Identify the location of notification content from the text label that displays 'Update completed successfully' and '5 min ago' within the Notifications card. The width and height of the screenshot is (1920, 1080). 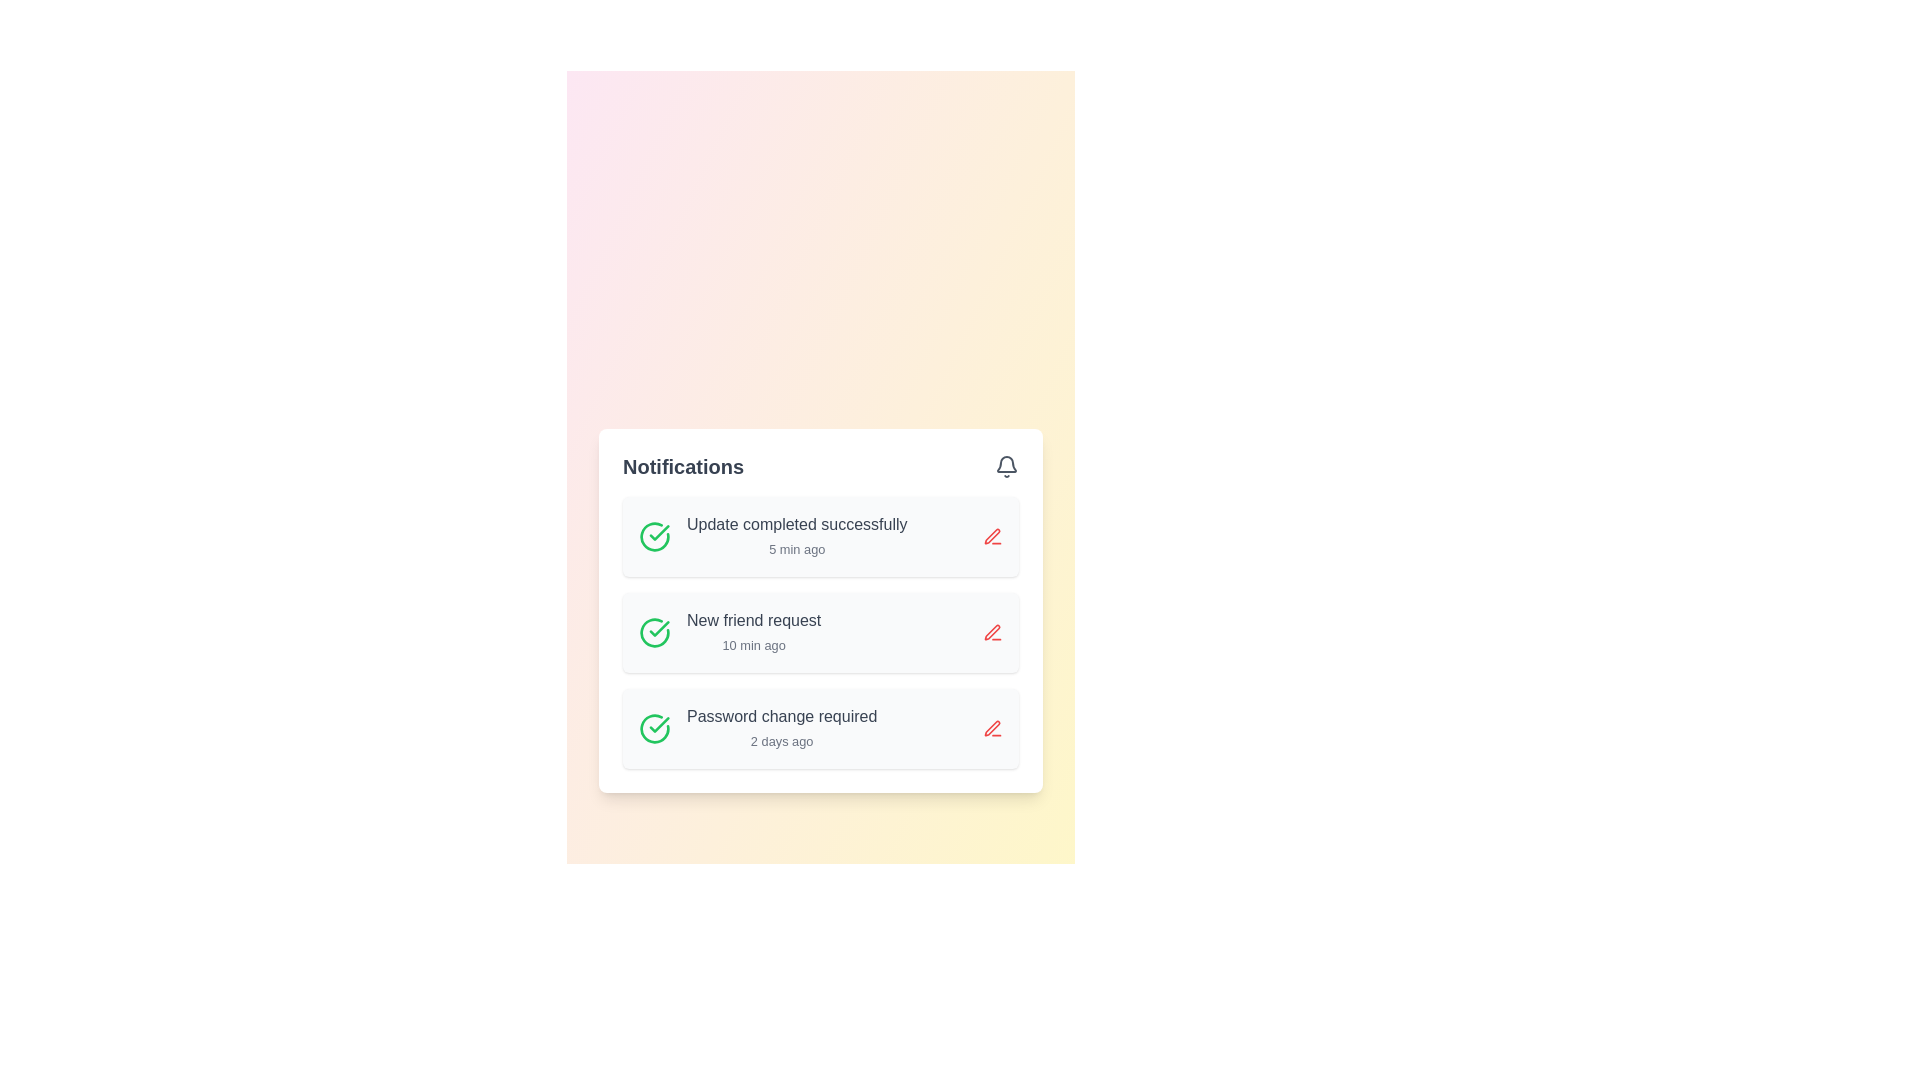
(796, 535).